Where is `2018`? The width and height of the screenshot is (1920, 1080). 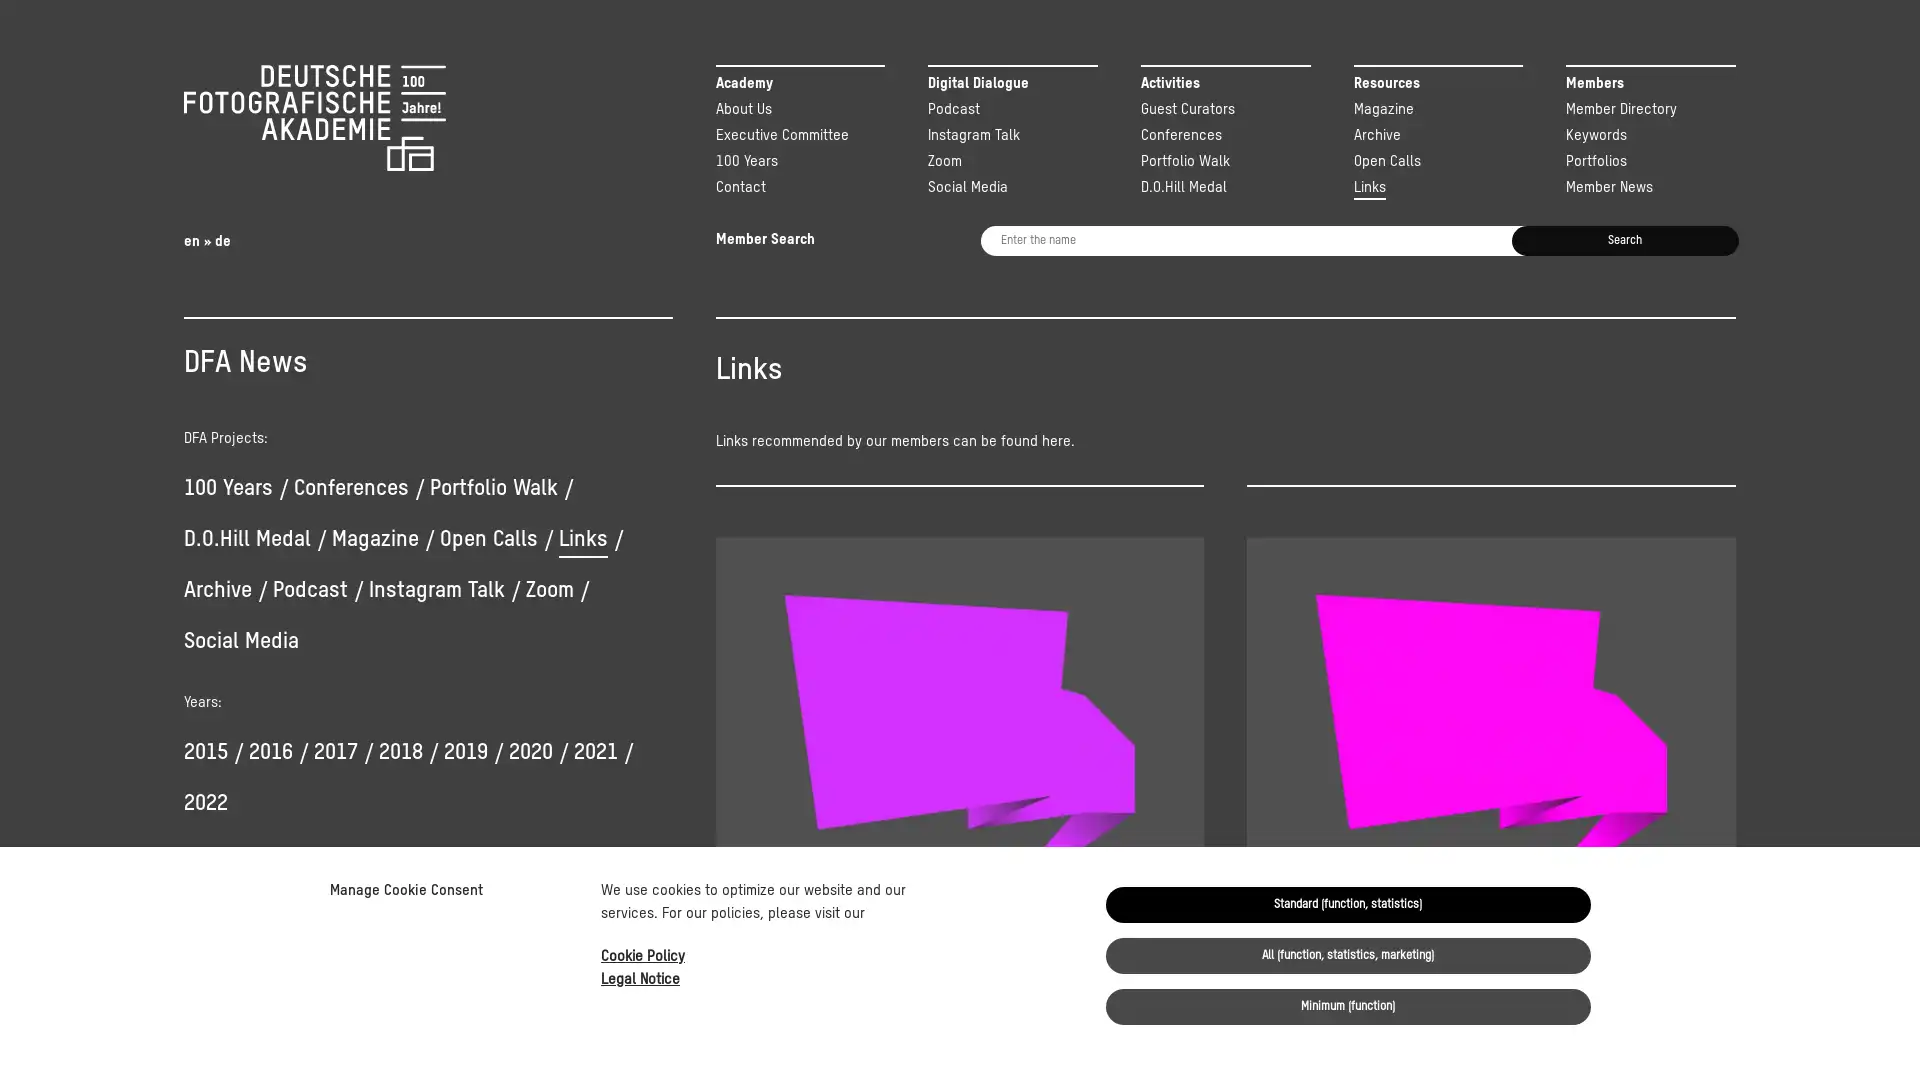
2018 is located at coordinates (400, 752).